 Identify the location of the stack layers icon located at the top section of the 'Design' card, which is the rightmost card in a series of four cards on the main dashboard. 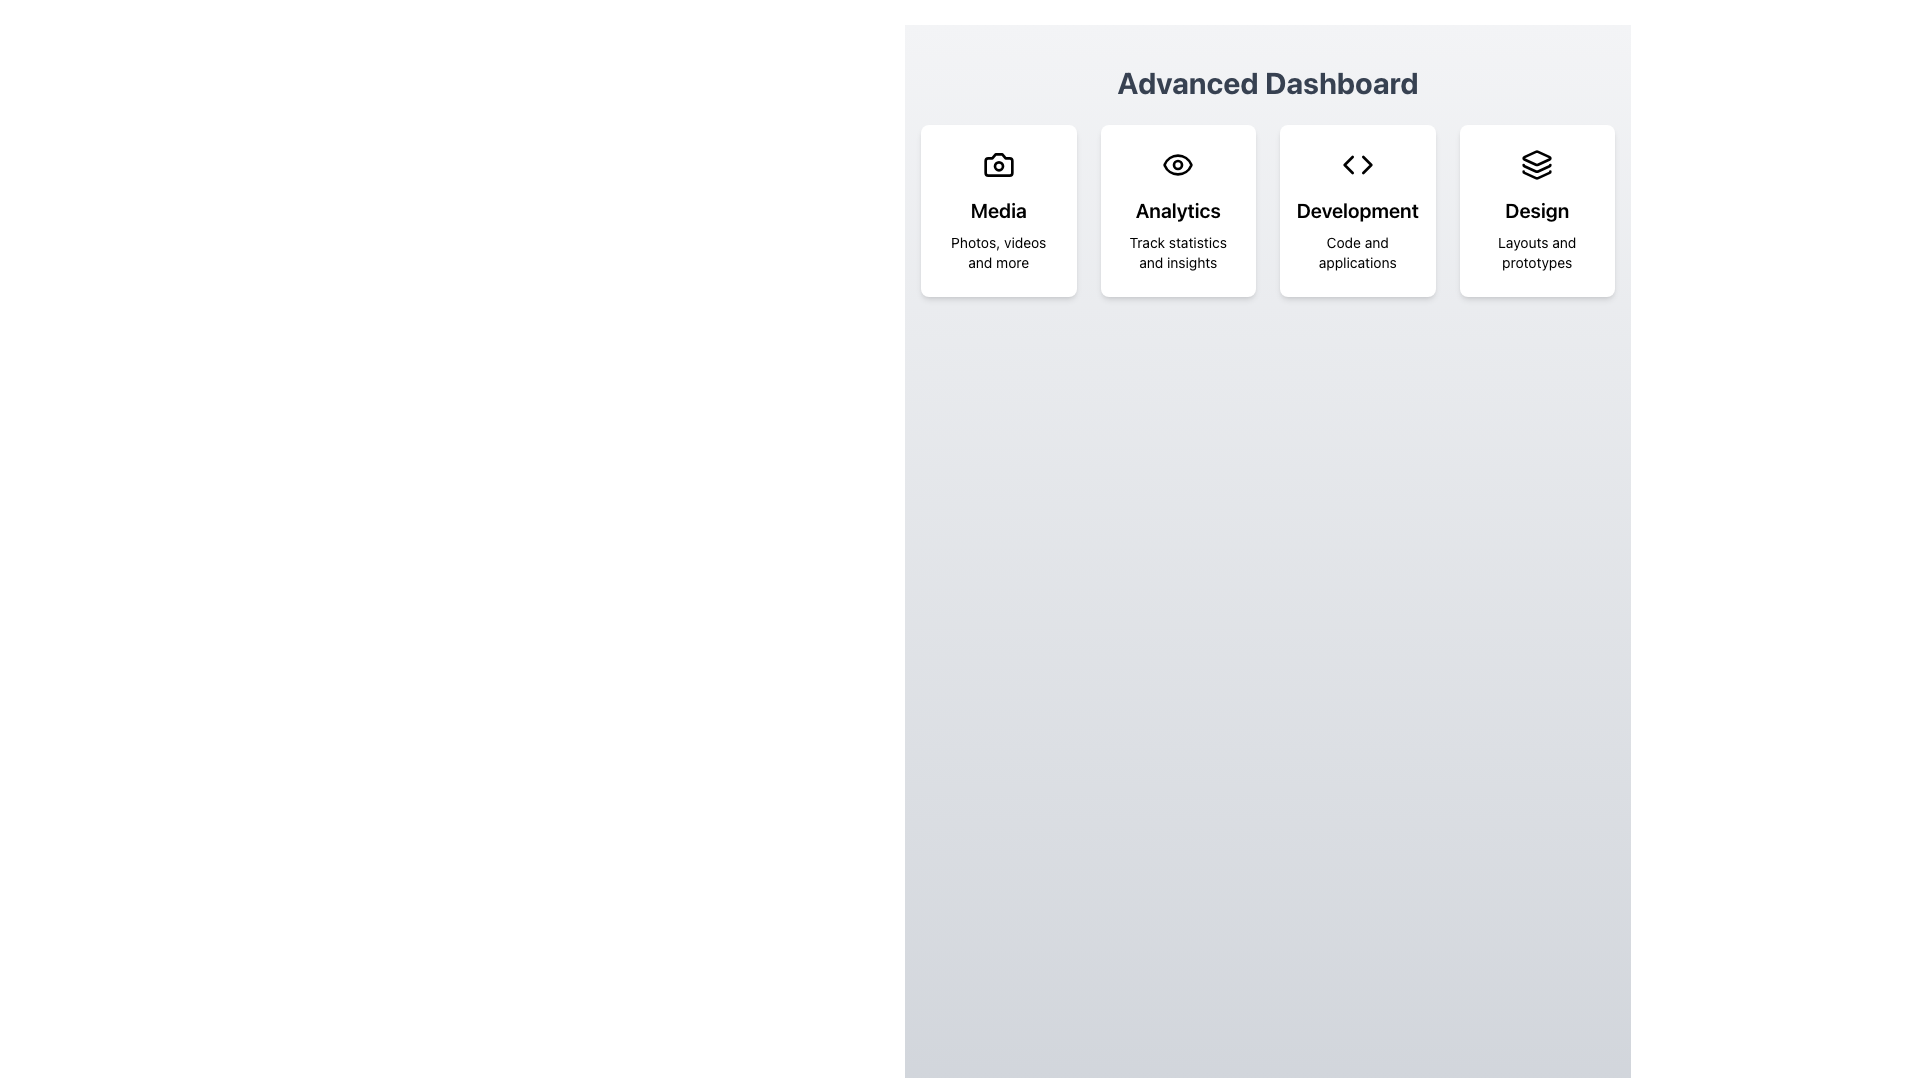
(1536, 164).